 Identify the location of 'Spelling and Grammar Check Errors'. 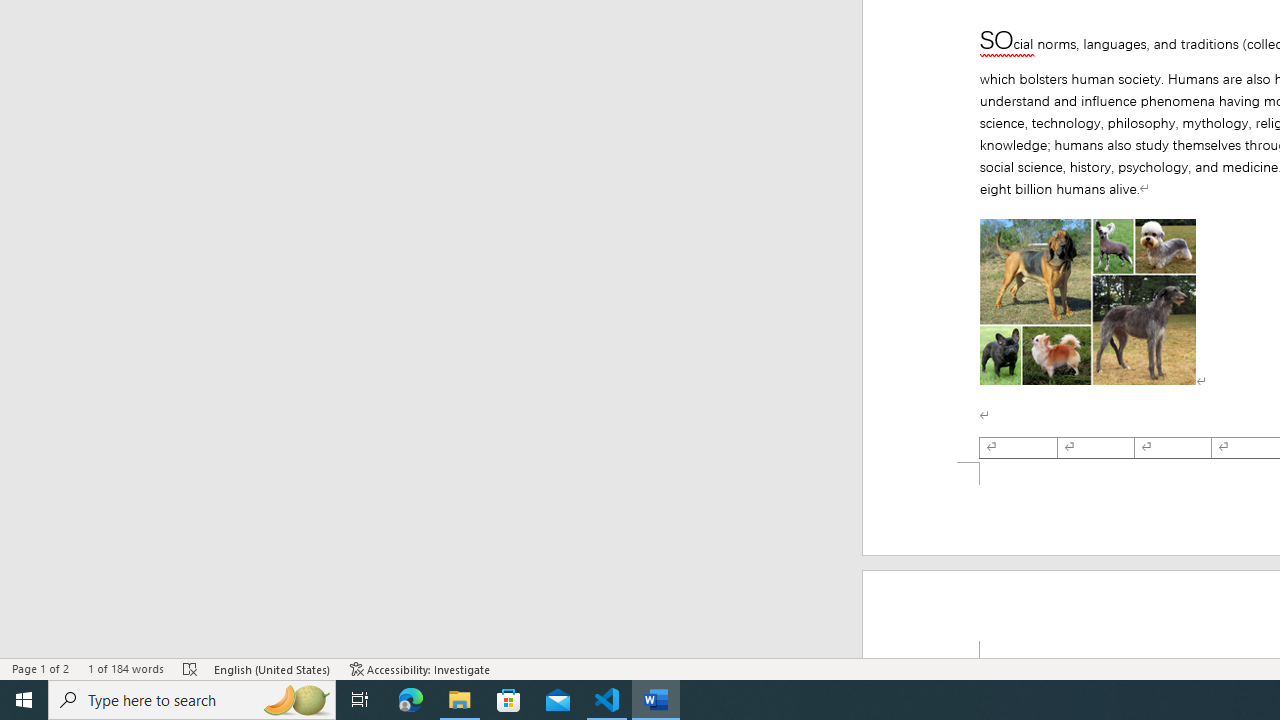
(191, 669).